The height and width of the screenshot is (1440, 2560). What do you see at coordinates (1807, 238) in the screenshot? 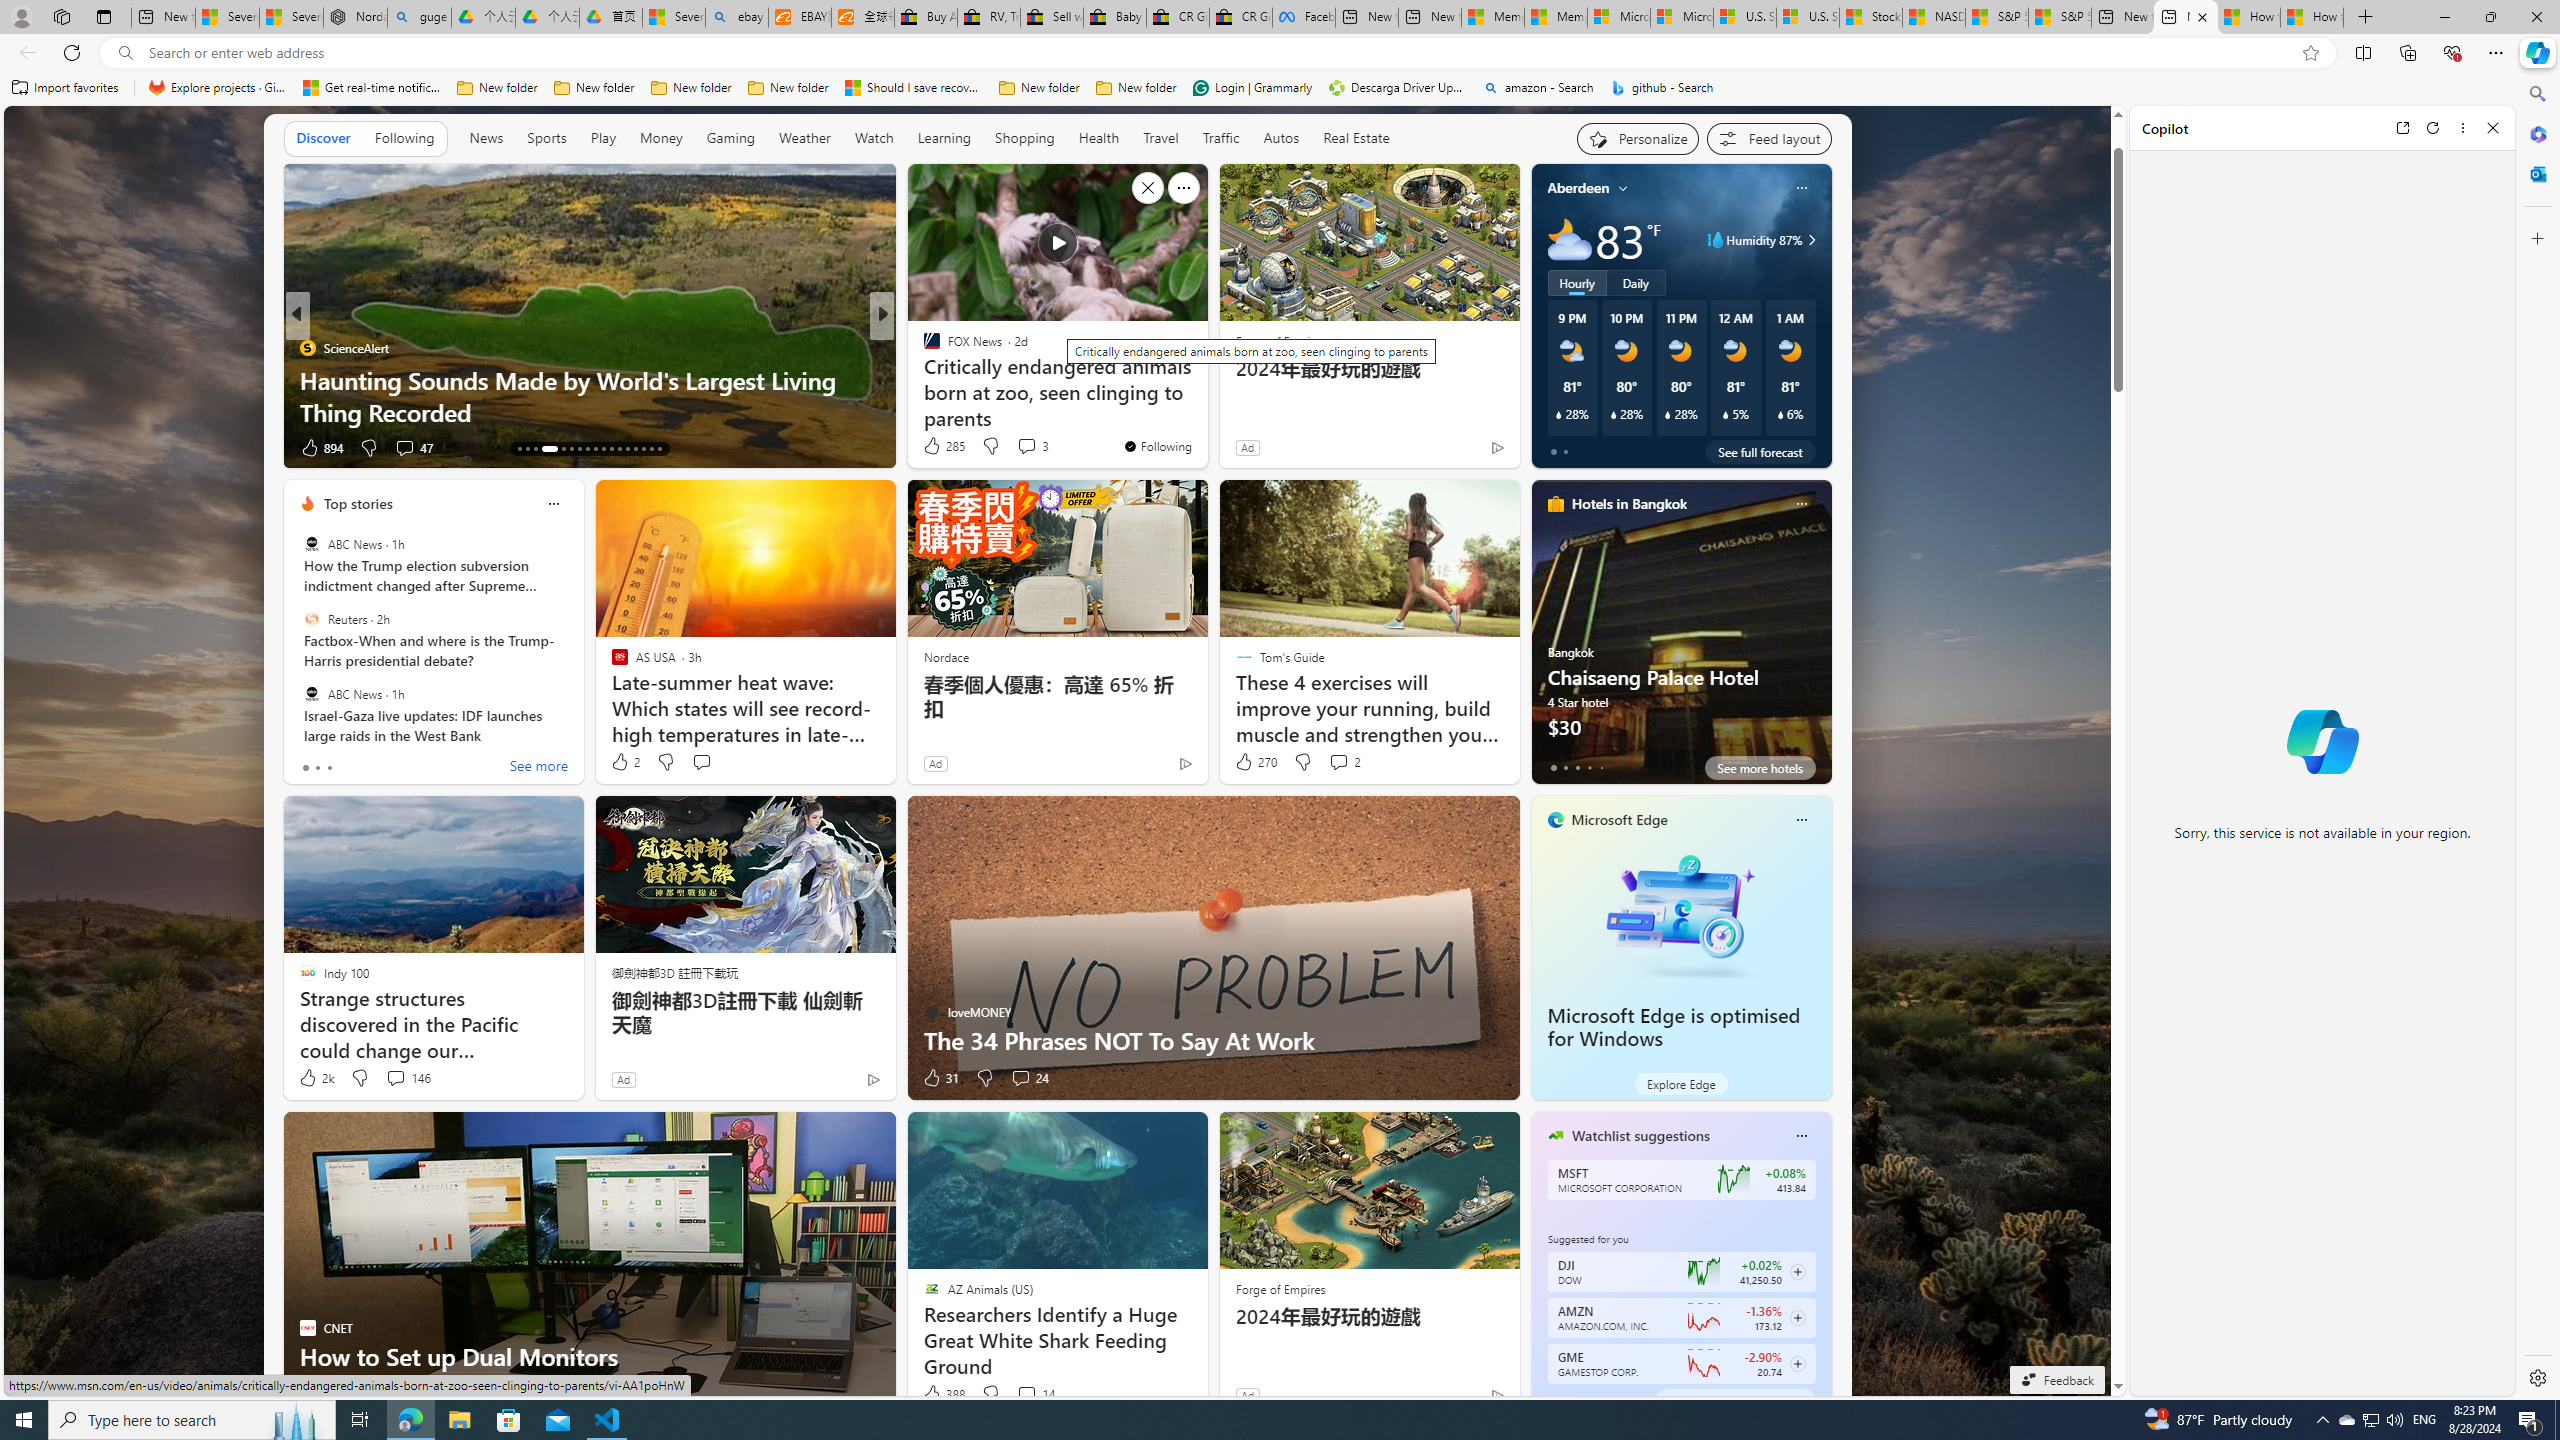
I see `'Humidity 87%'` at bounding box center [1807, 238].